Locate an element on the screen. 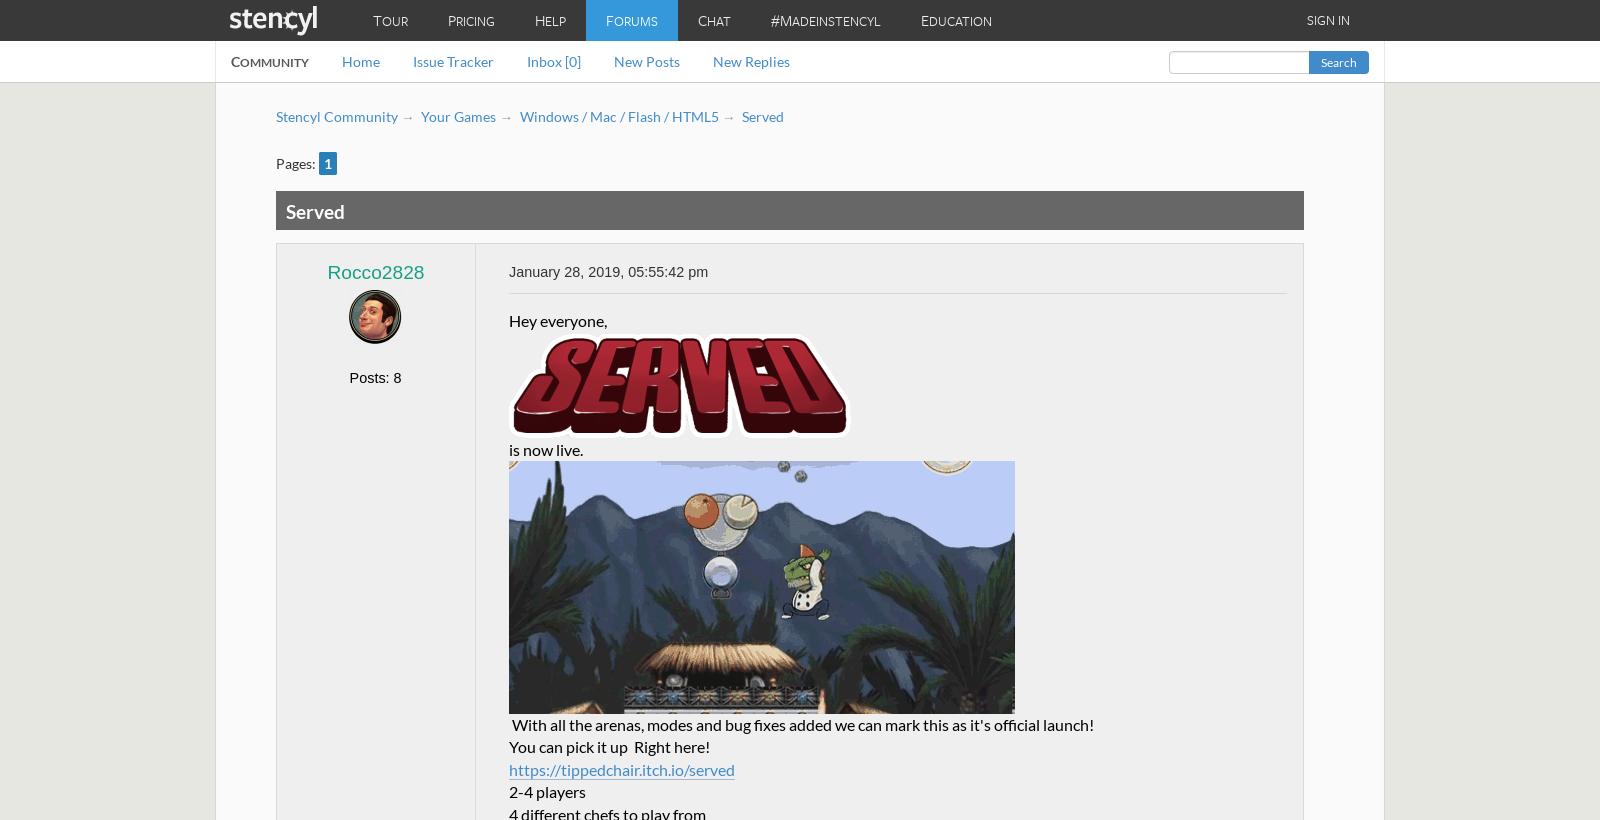 The height and width of the screenshot is (820, 1600). 'OMMUNITY' is located at coordinates (274, 62).